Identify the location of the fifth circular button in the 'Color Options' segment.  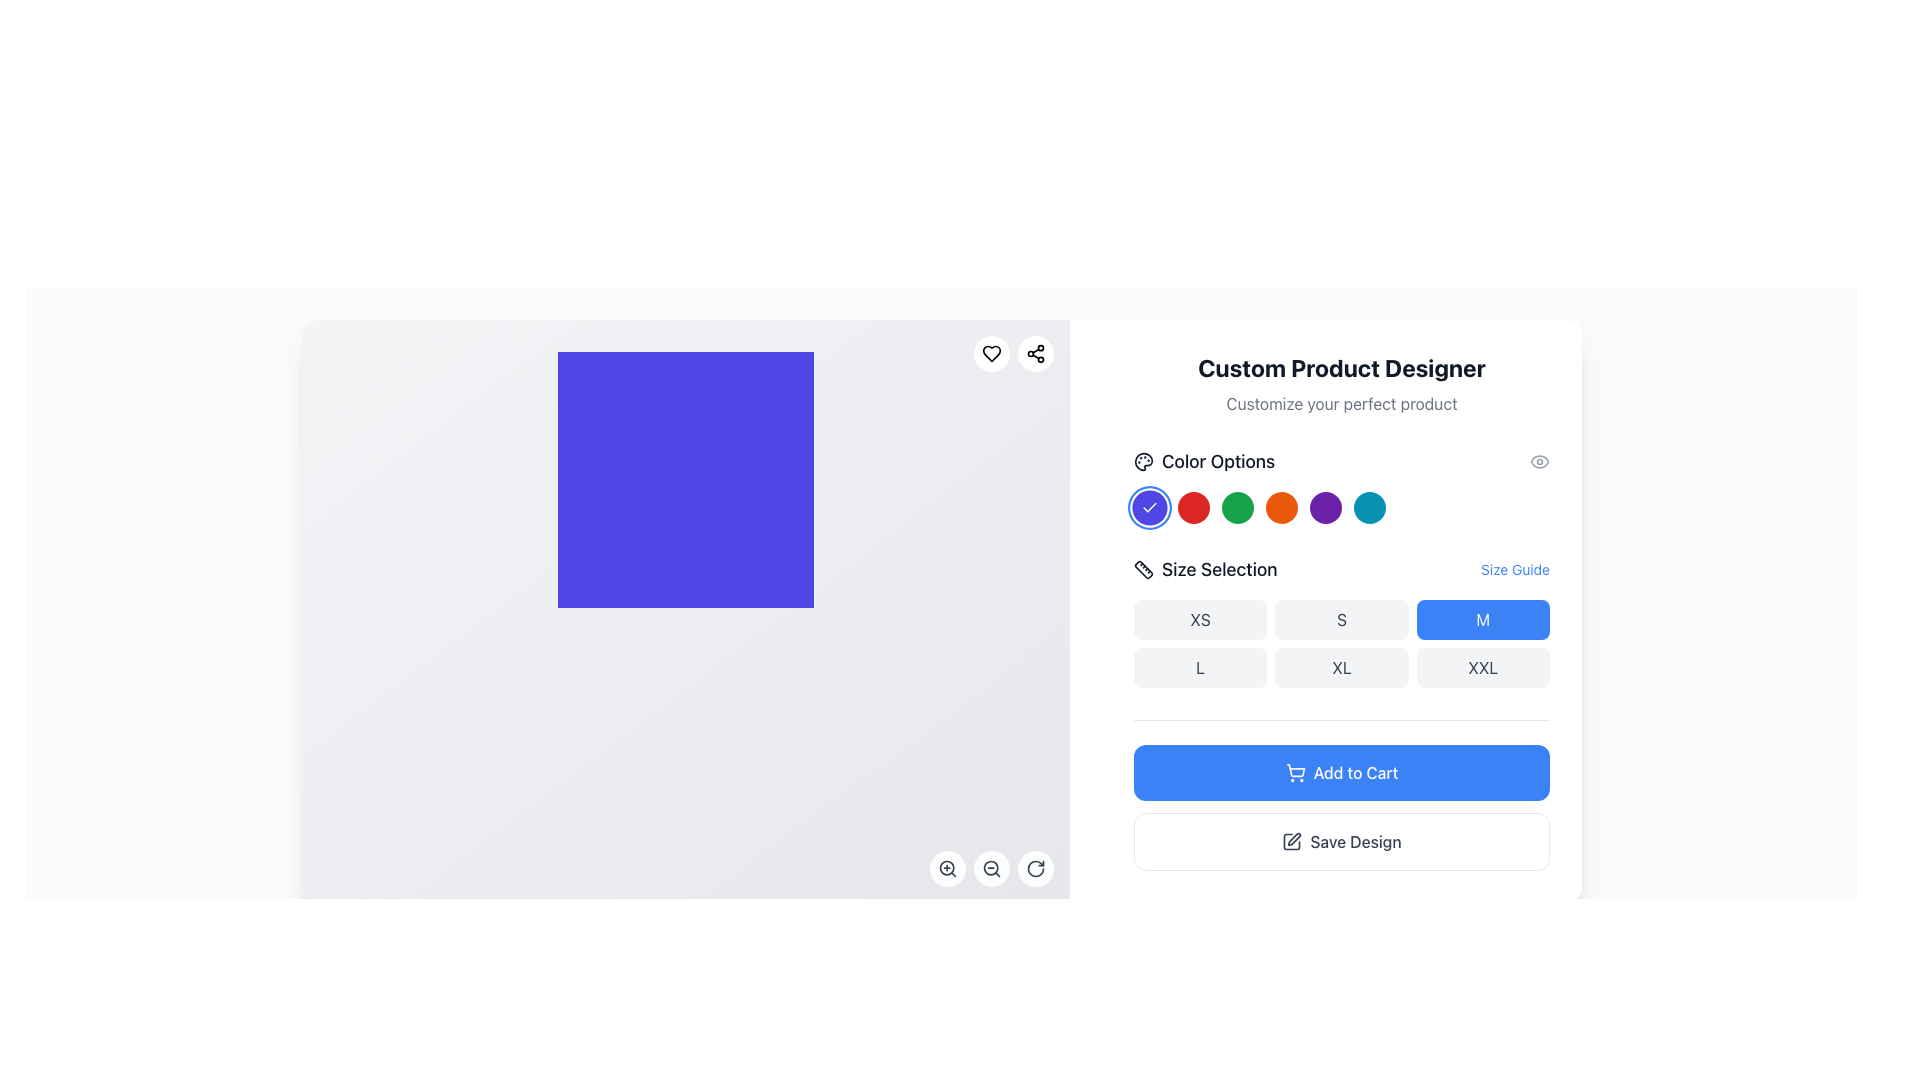
(1281, 507).